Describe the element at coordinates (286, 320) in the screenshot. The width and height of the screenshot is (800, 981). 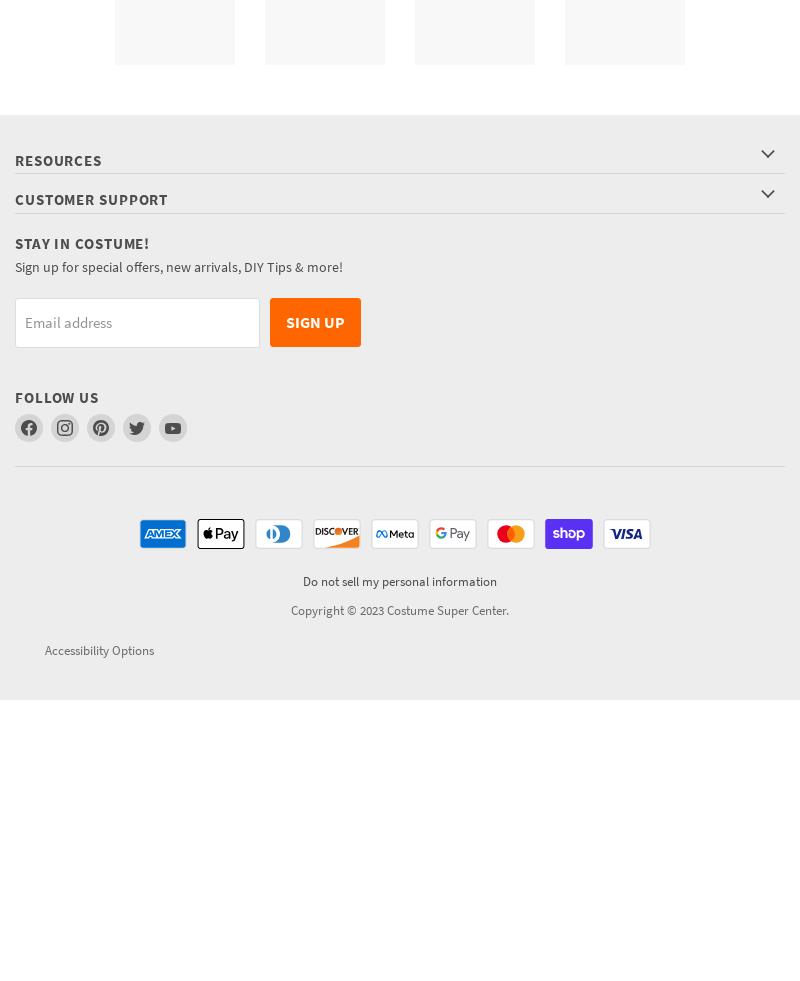
I see `'SIGN UP'` at that location.